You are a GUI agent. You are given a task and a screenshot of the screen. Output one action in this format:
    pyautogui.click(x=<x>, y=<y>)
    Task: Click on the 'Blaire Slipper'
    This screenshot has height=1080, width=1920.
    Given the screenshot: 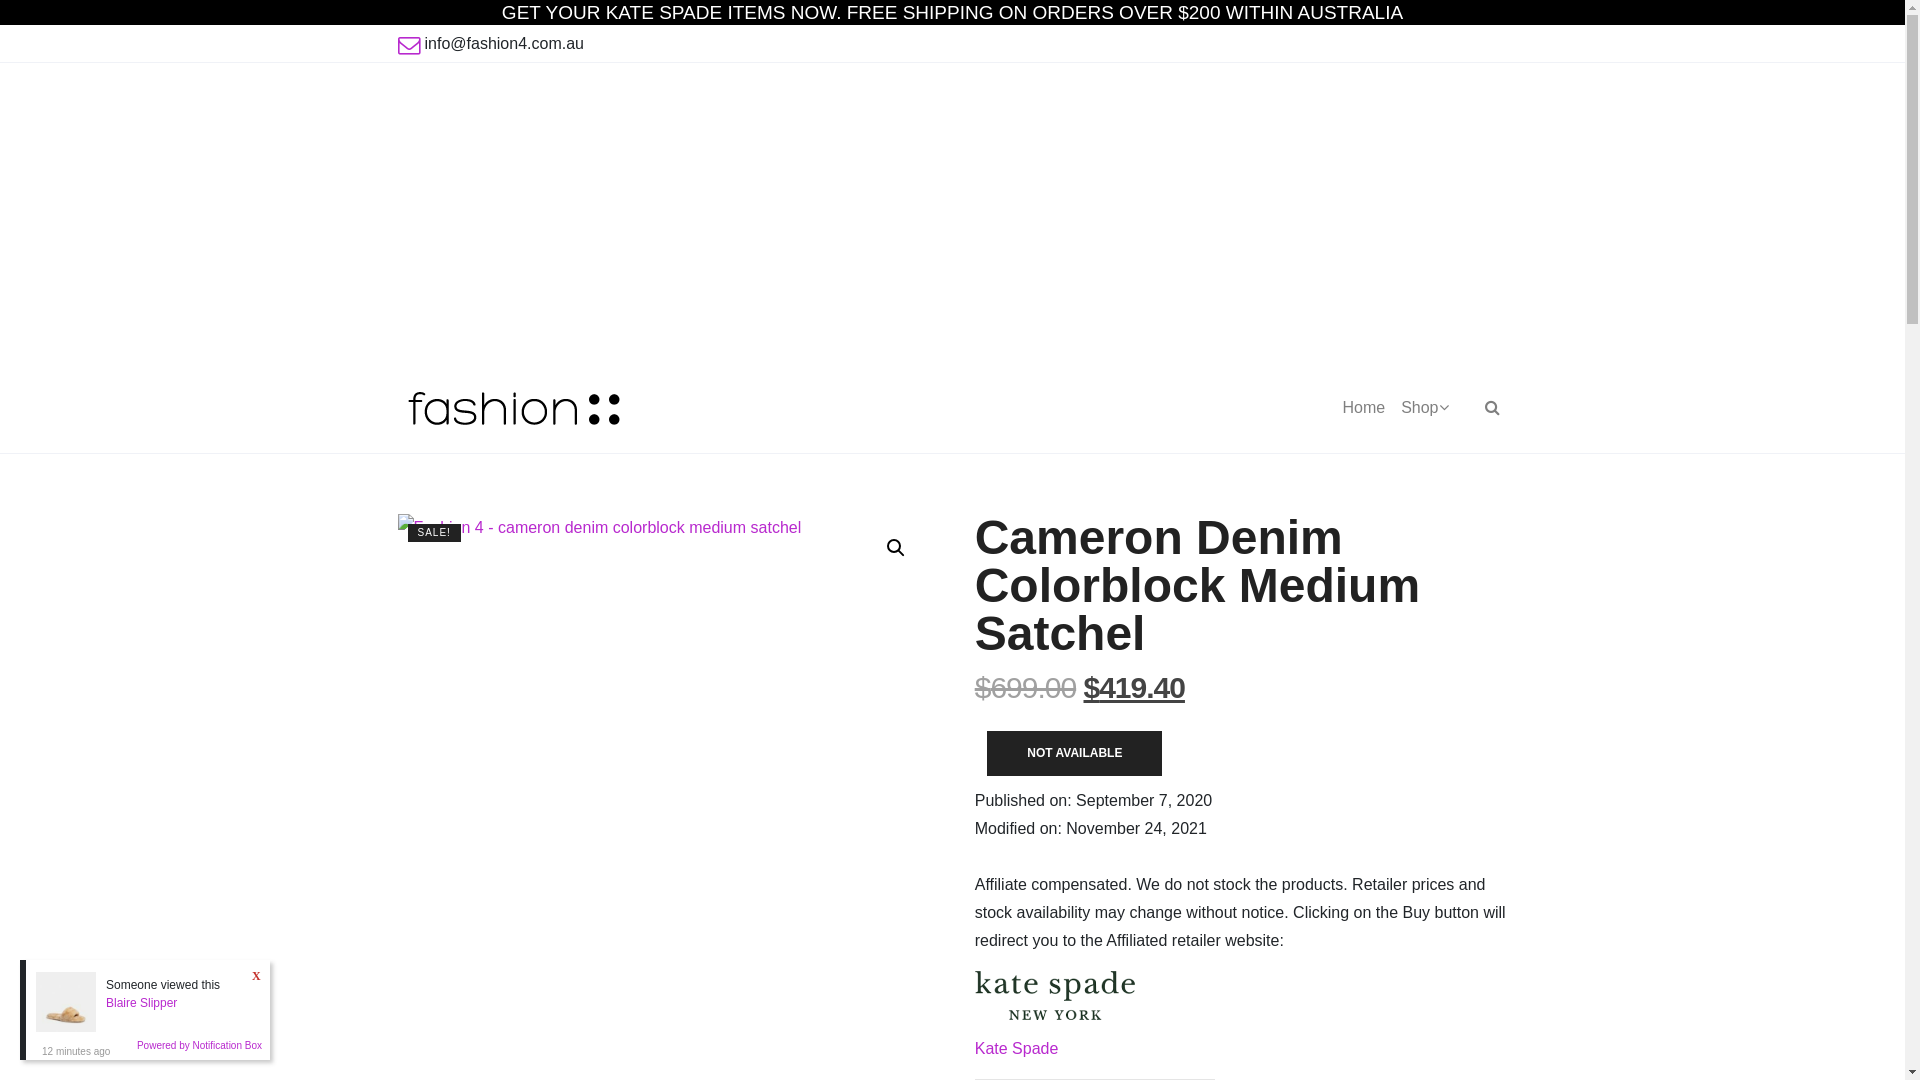 What is the action you would take?
    pyautogui.click(x=140, y=1002)
    